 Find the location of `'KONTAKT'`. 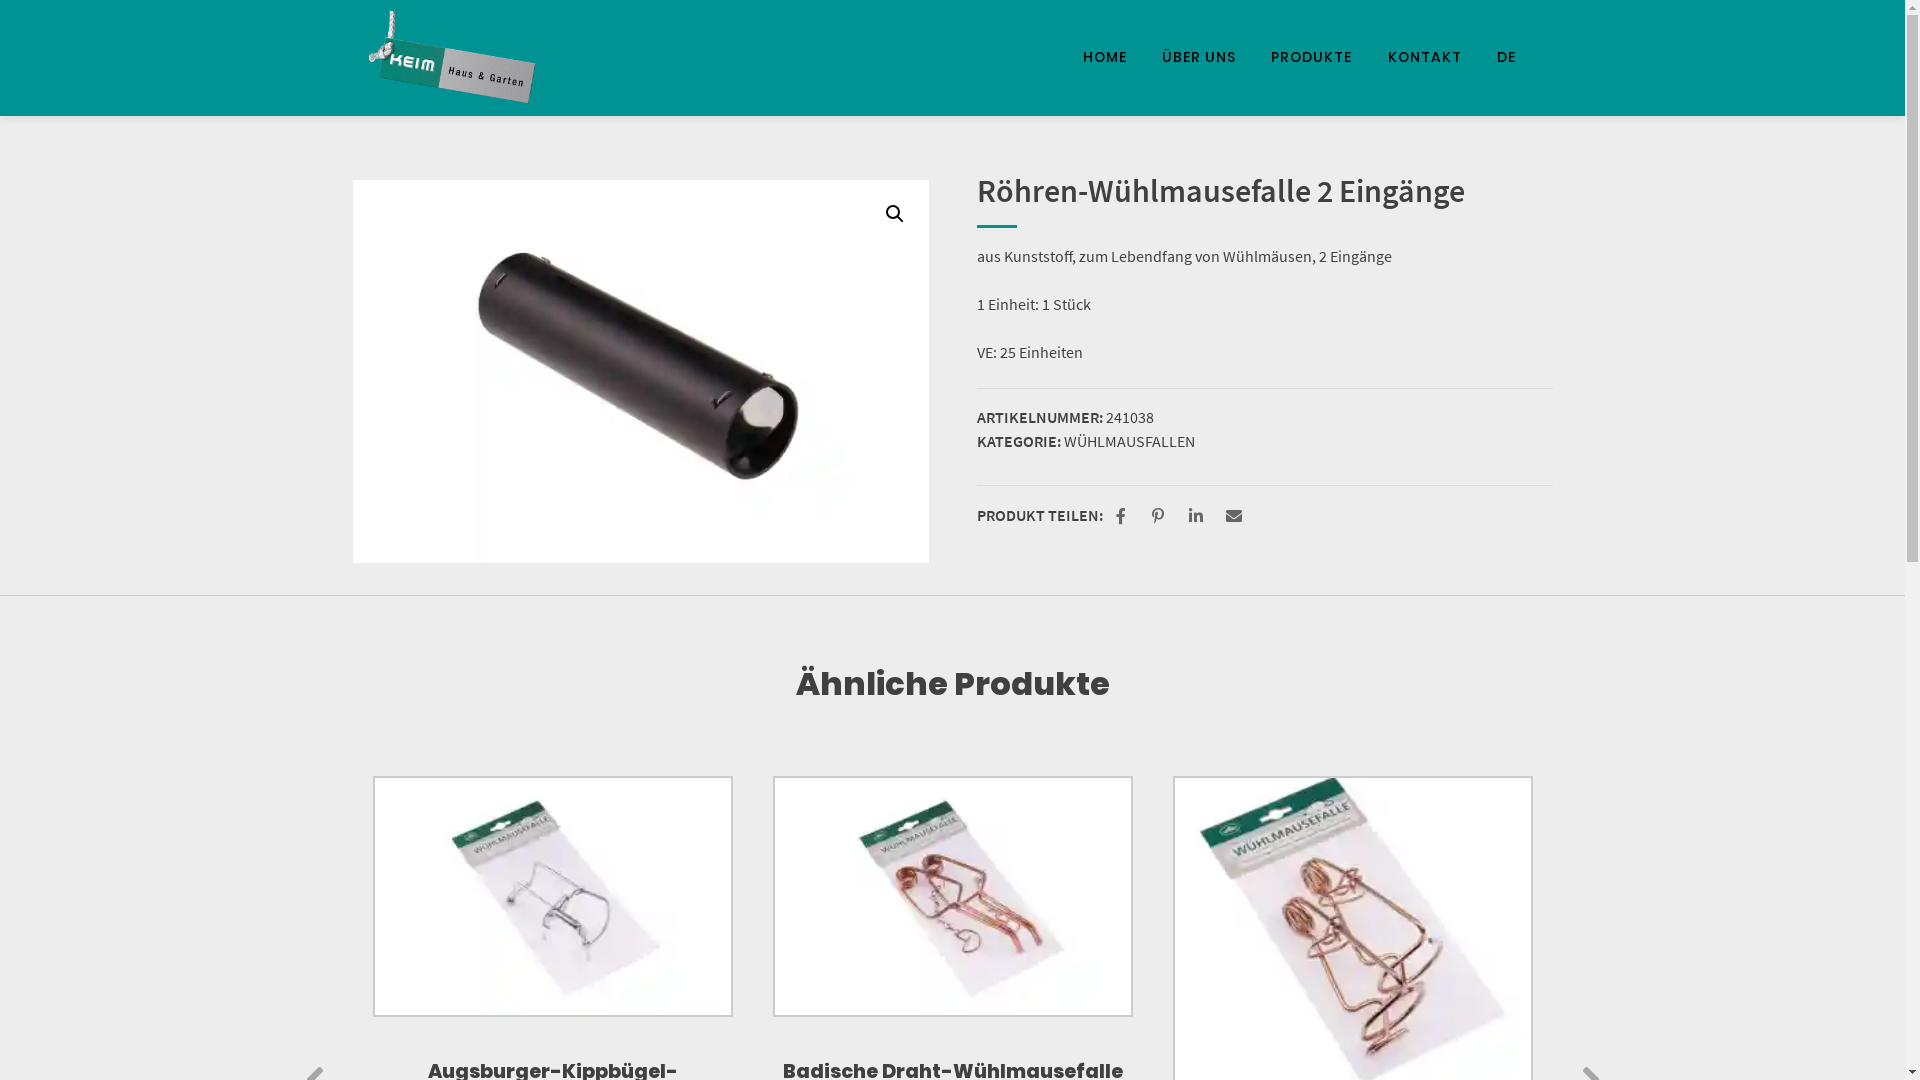

'KONTAKT' is located at coordinates (1424, 56).